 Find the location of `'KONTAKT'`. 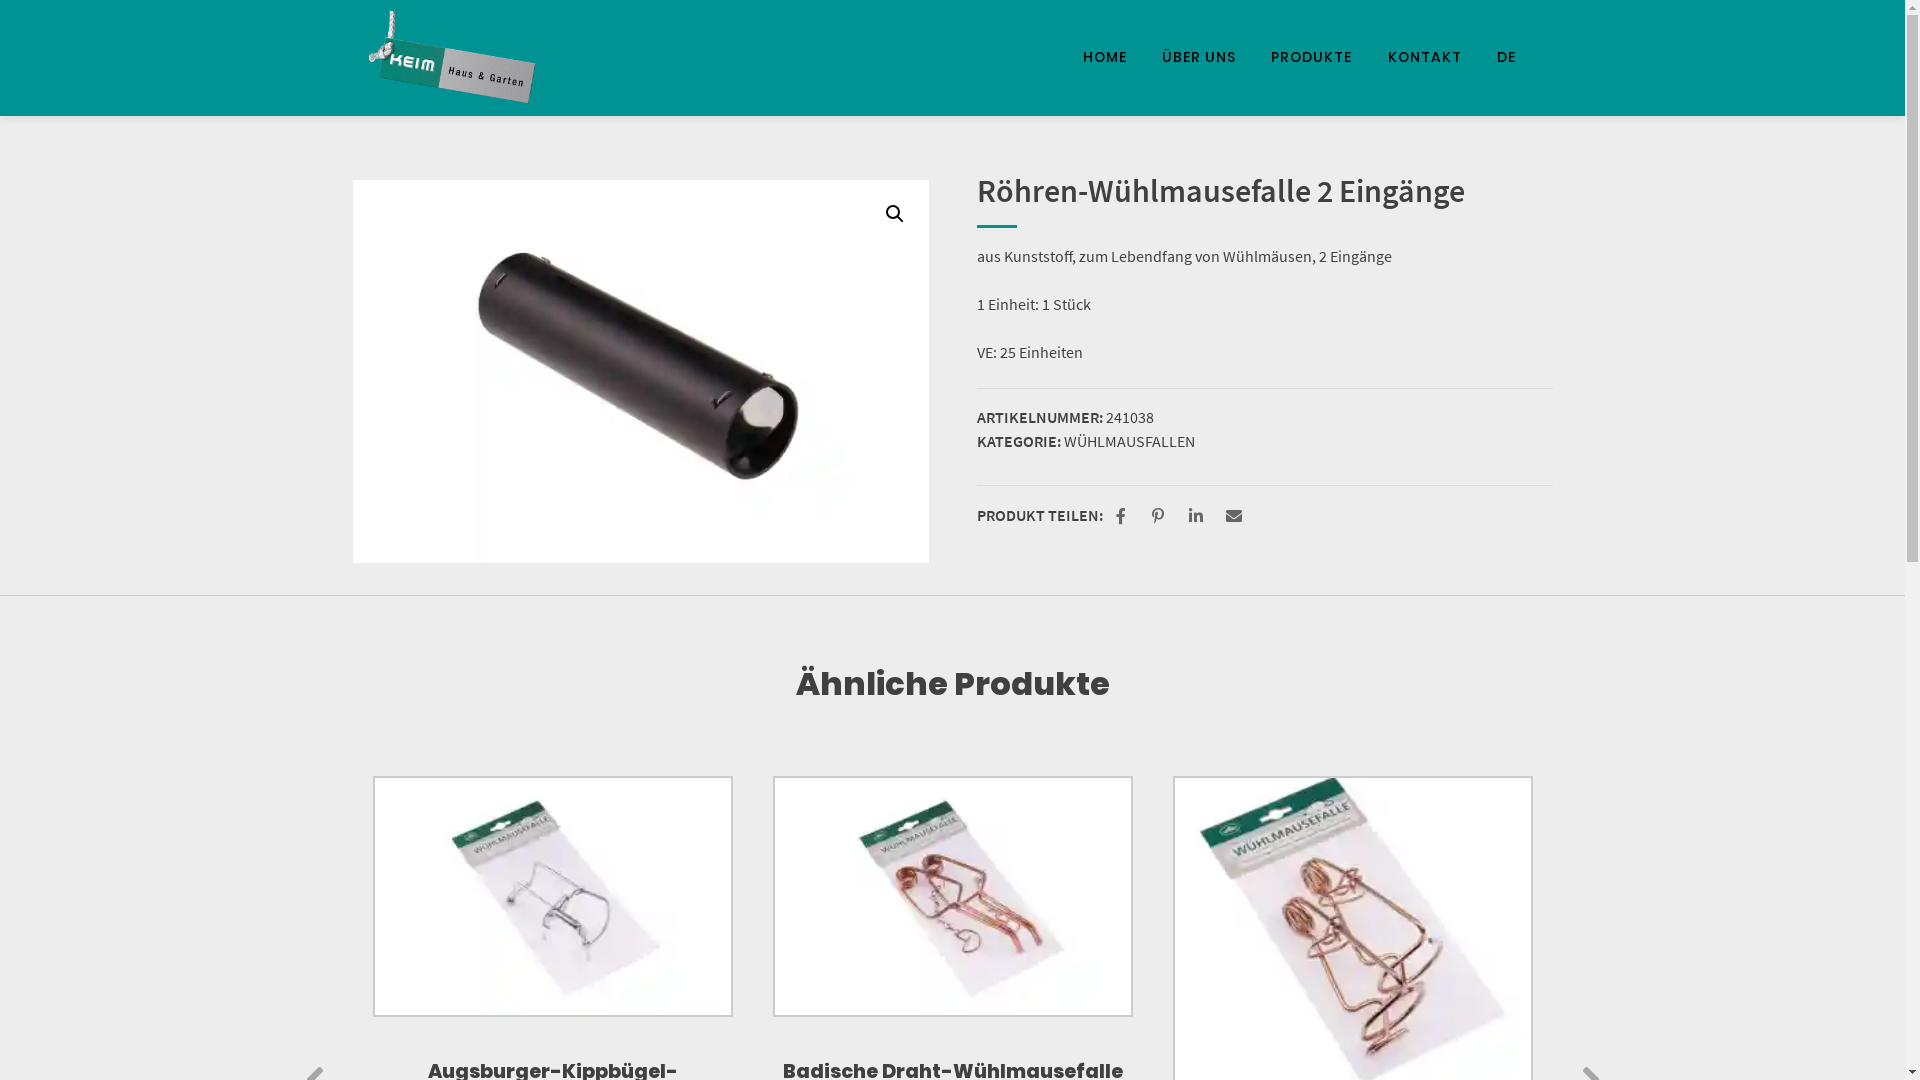

'KONTAKT' is located at coordinates (1424, 56).